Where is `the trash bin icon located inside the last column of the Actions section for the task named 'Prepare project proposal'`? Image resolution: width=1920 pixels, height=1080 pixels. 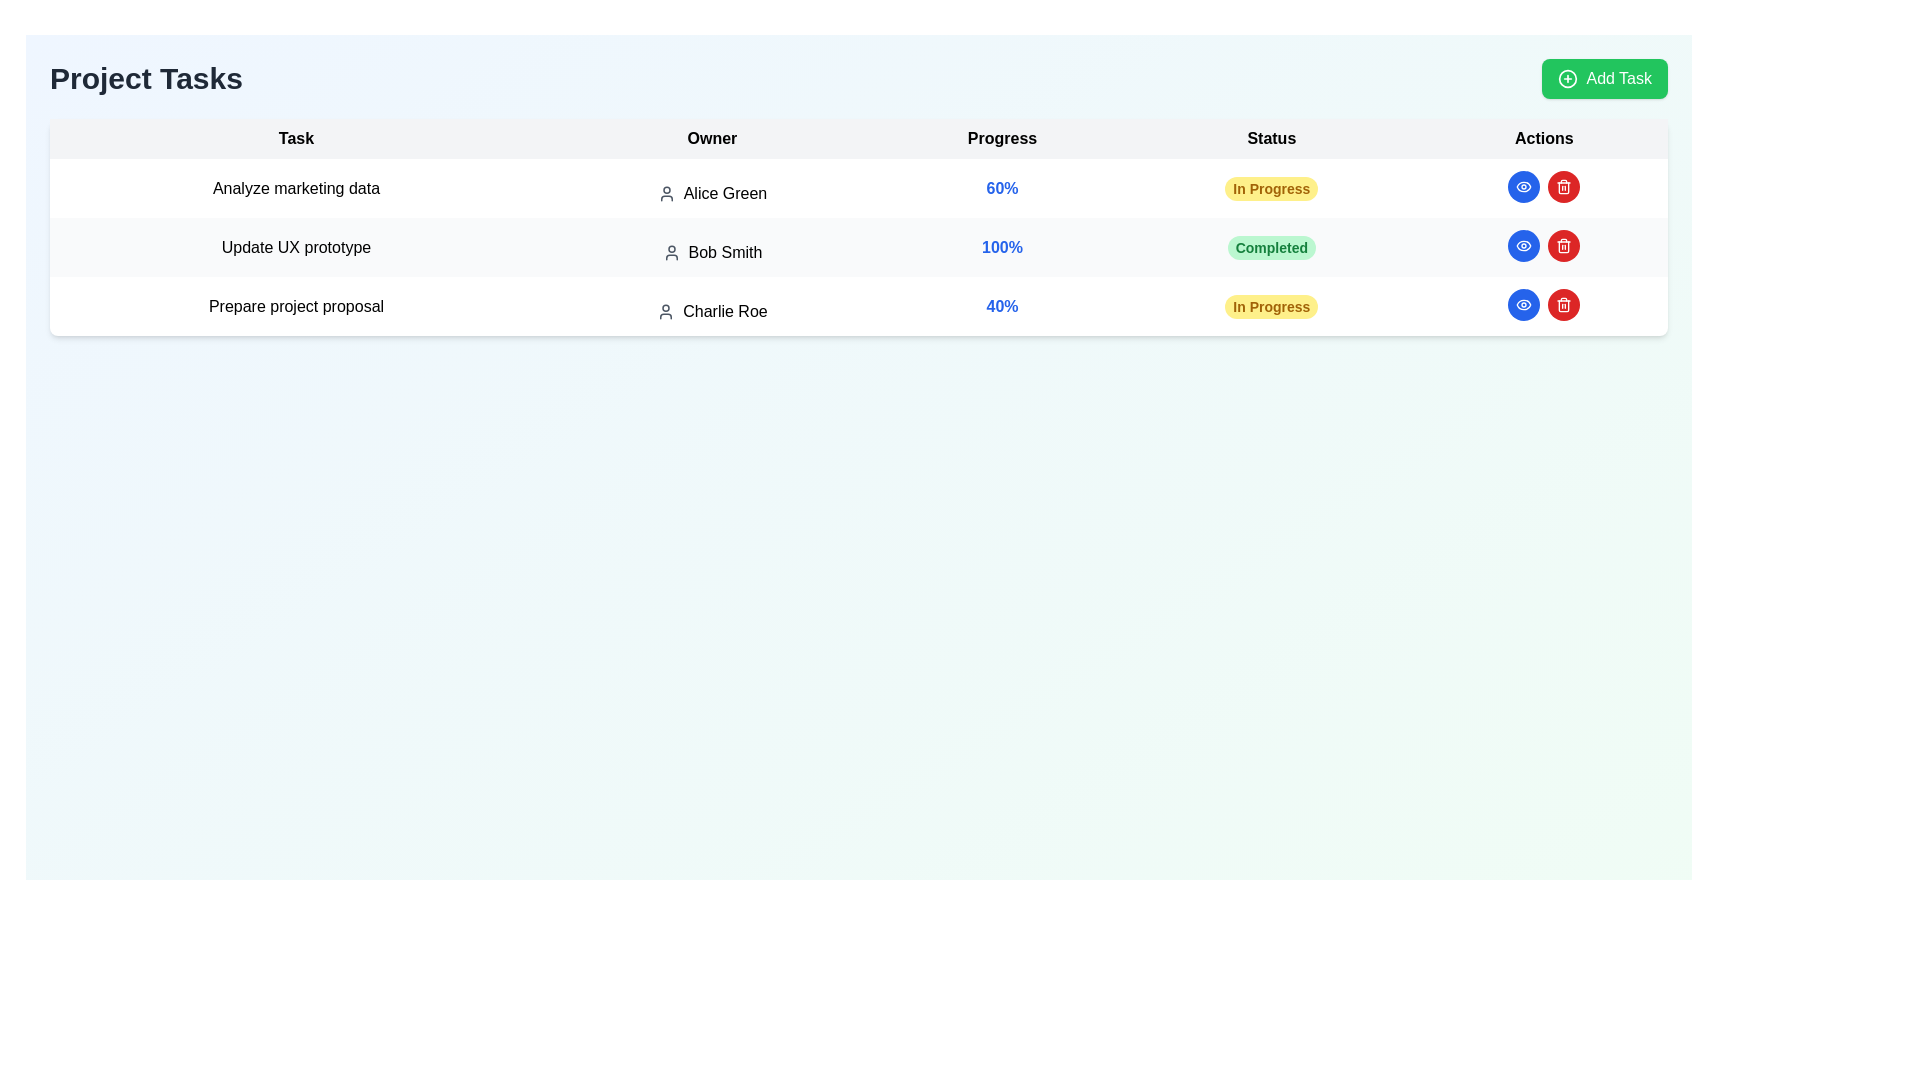 the trash bin icon located inside the last column of the Actions section for the task named 'Prepare project proposal' is located at coordinates (1563, 188).